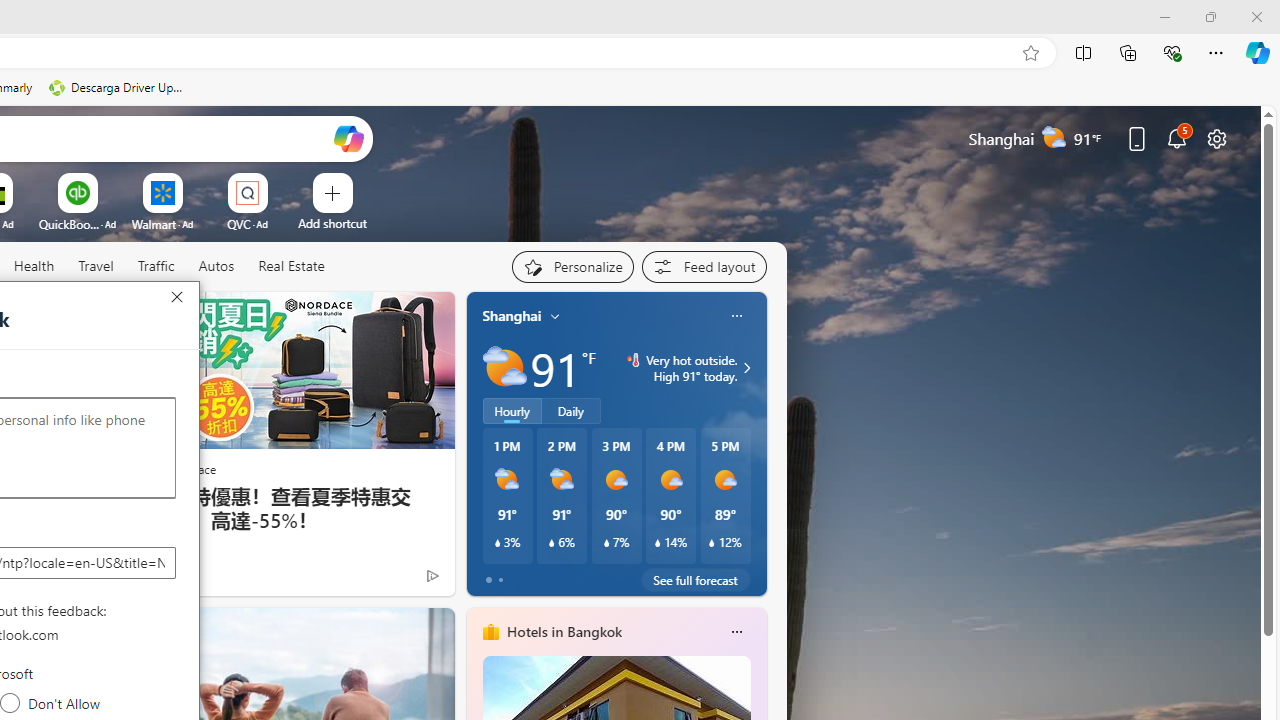  I want to click on 'Descarga Driver Updater', so click(117, 87).